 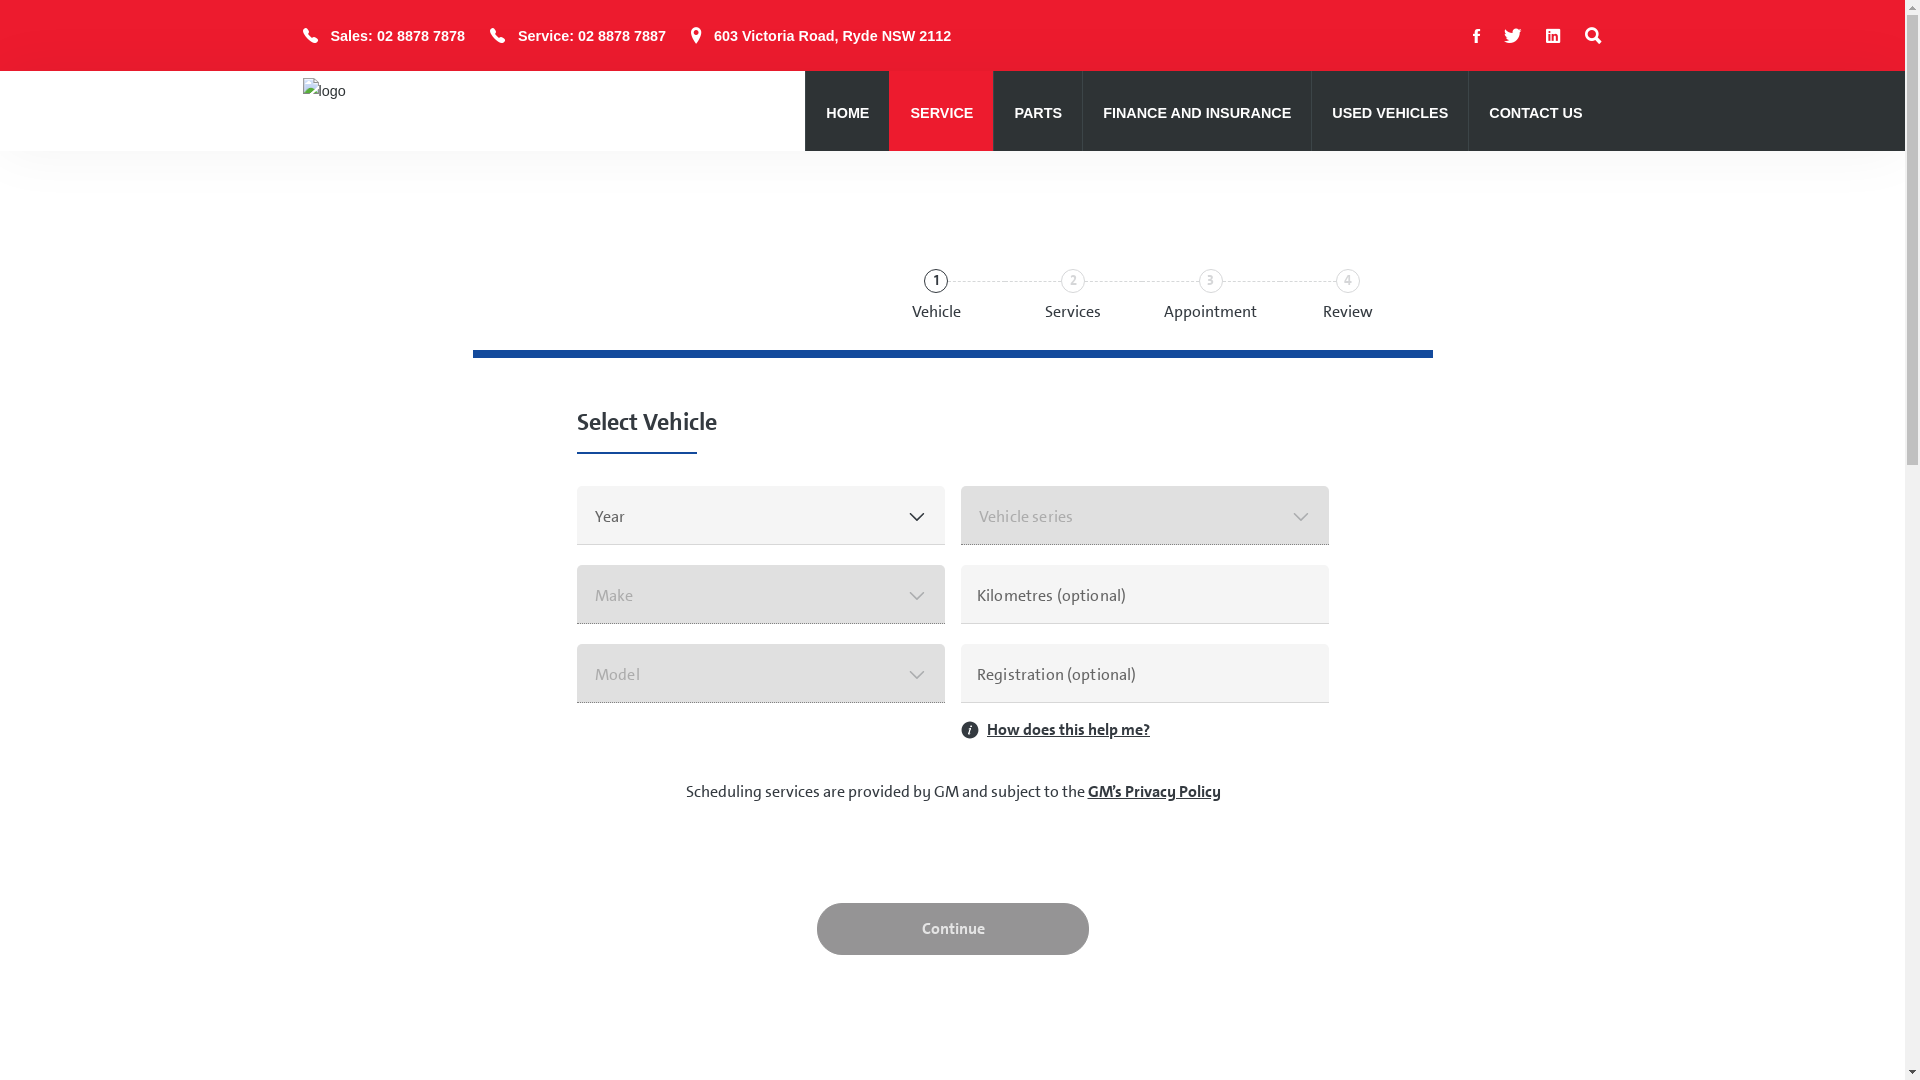 I want to click on 'FINANCE AND INSURANCE', so click(x=1196, y=112).